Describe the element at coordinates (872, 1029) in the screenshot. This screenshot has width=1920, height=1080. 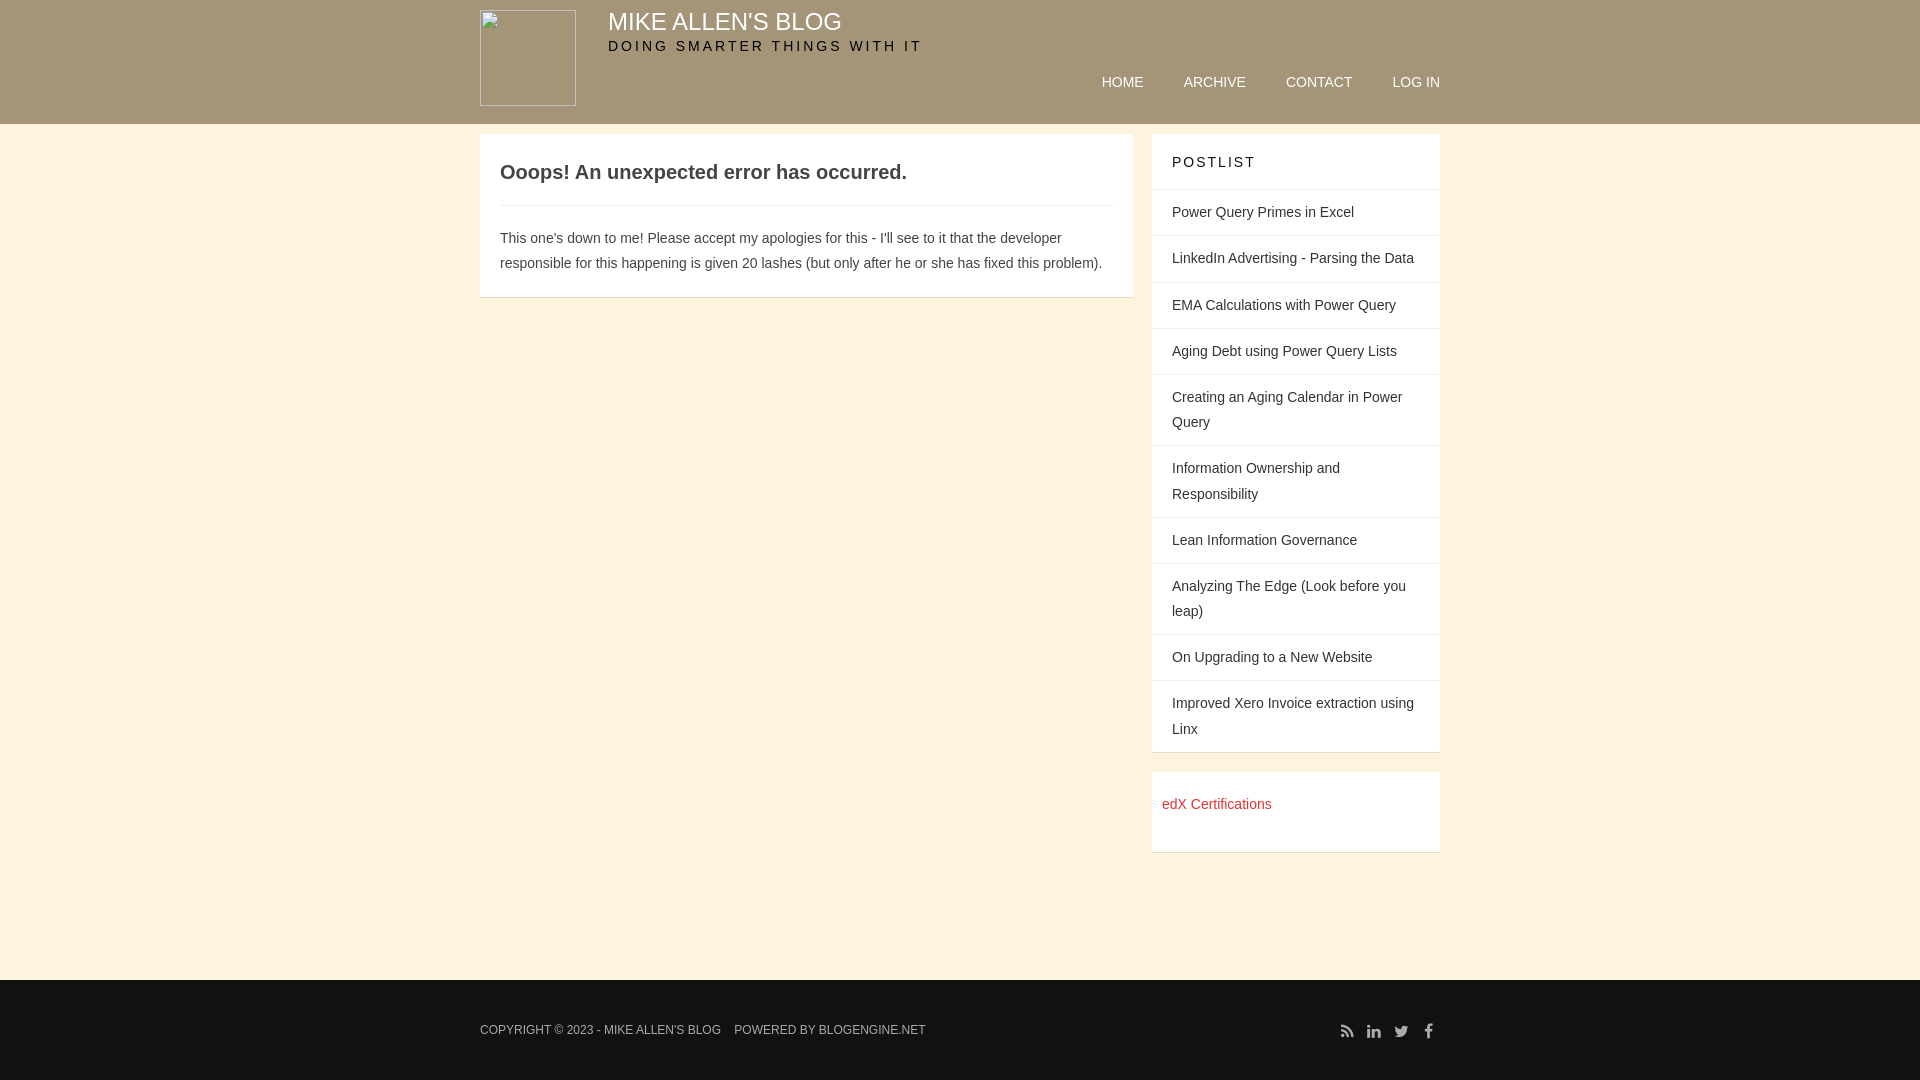
I see `'BLOGENGINE.NET'` at that location.